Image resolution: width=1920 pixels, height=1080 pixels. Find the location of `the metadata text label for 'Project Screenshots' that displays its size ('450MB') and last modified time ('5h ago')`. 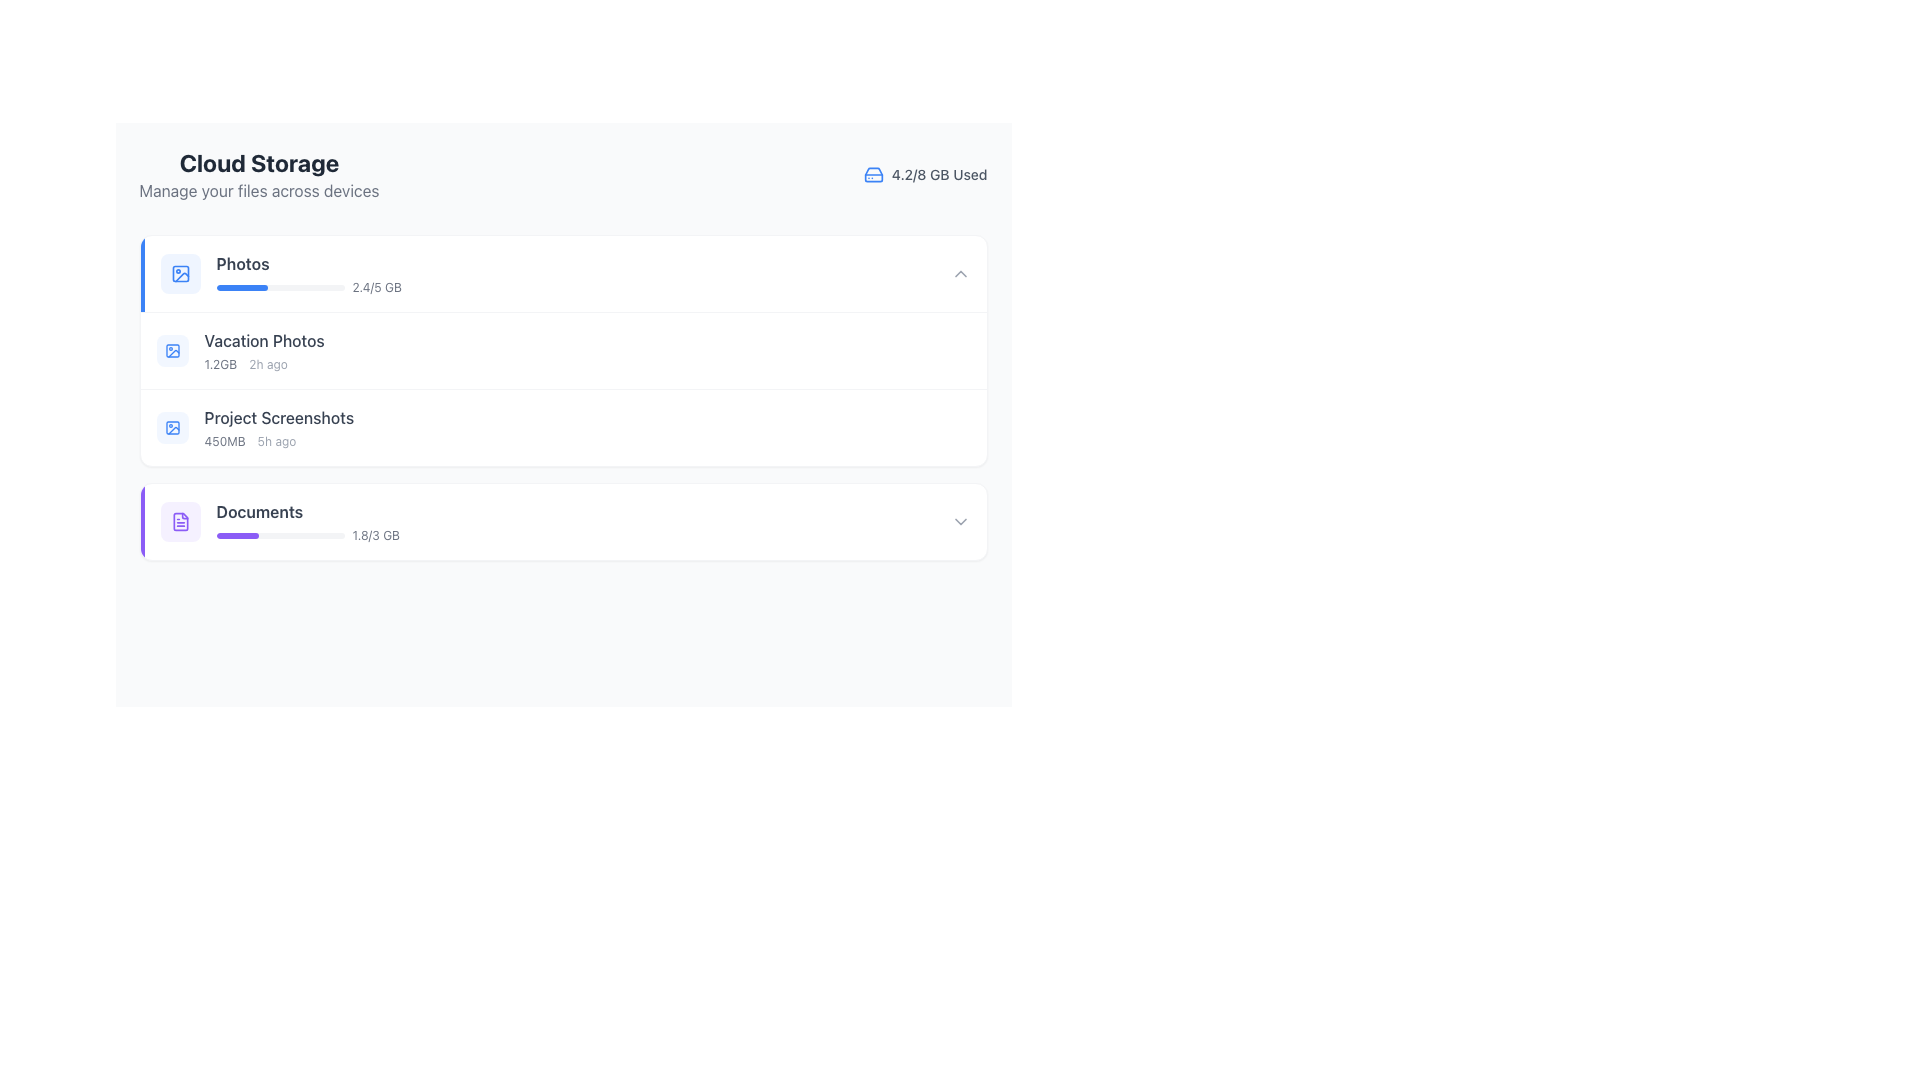

the metadata text label for 'Project Screenshots' that displays its size ('450MB') and last modified time ('5h ago') is located at coordinates (278, 441).